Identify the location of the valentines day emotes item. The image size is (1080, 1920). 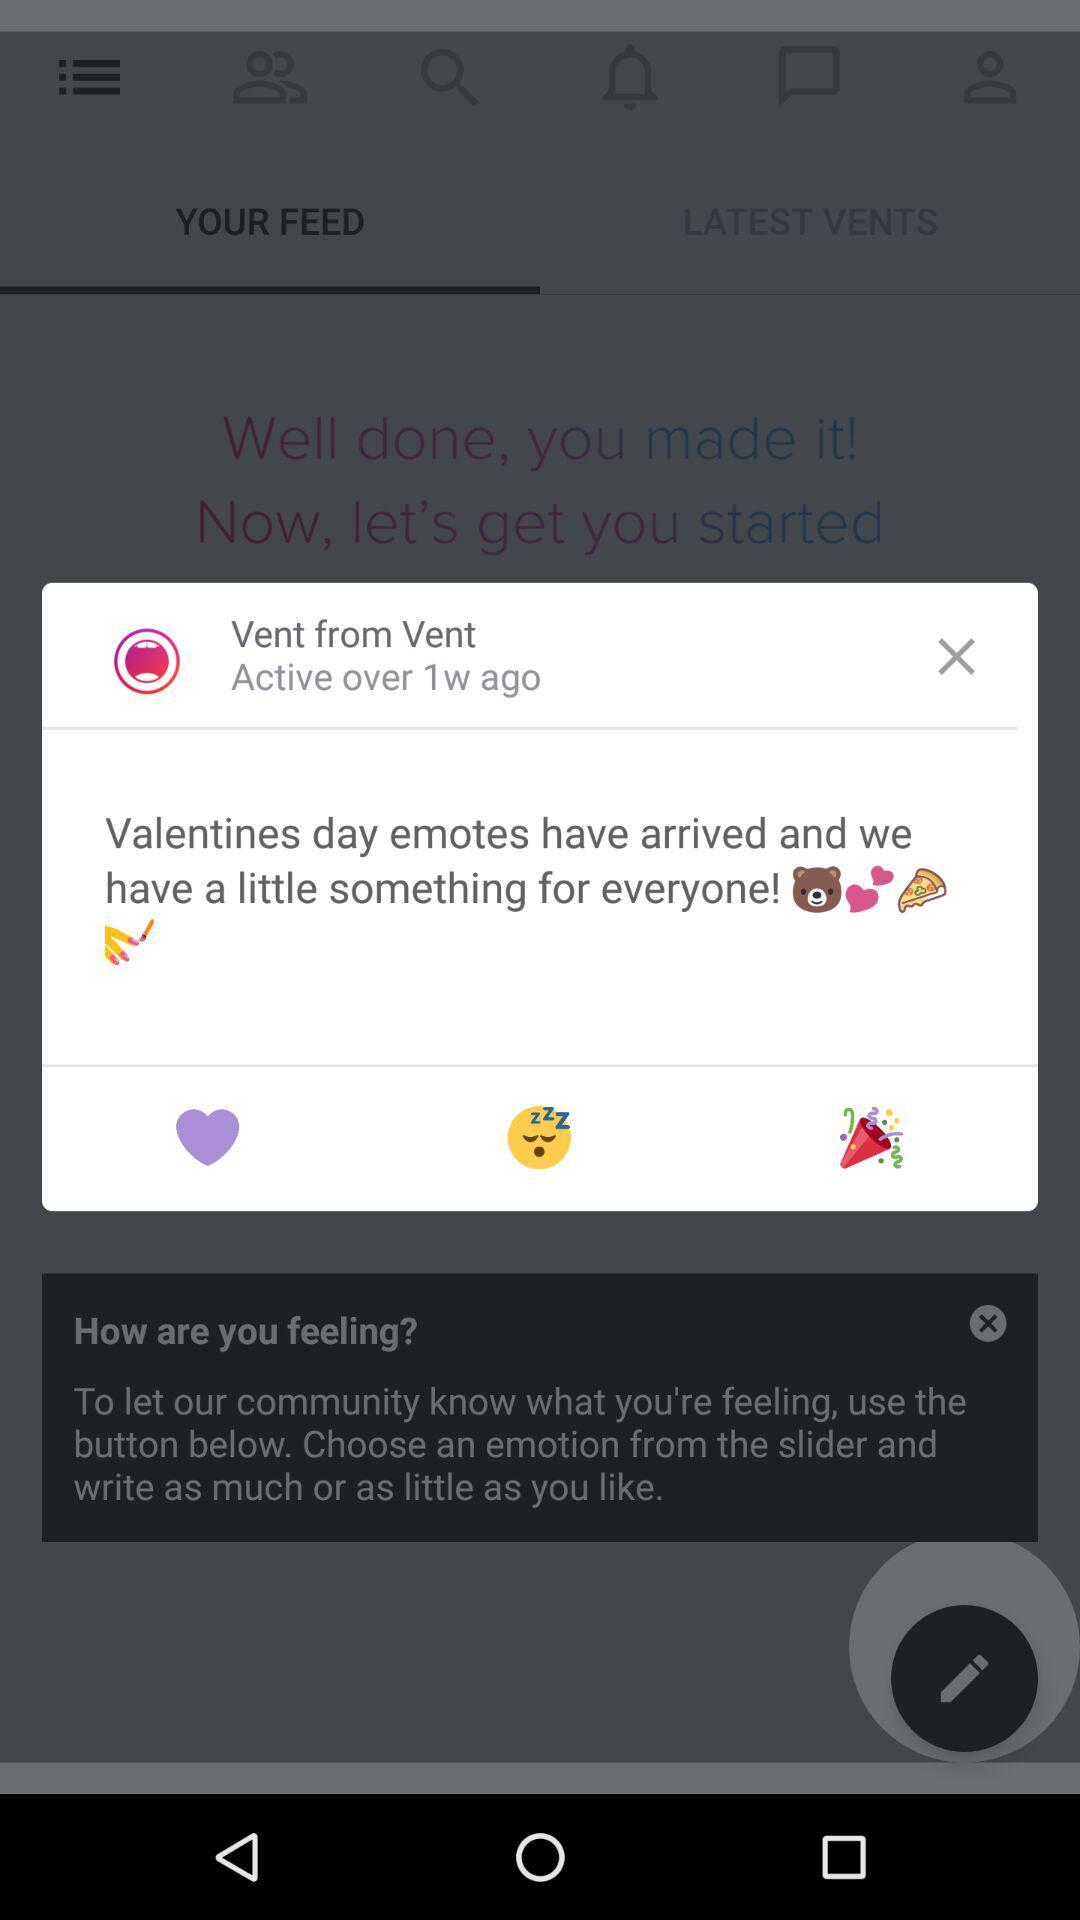
(540, 885).